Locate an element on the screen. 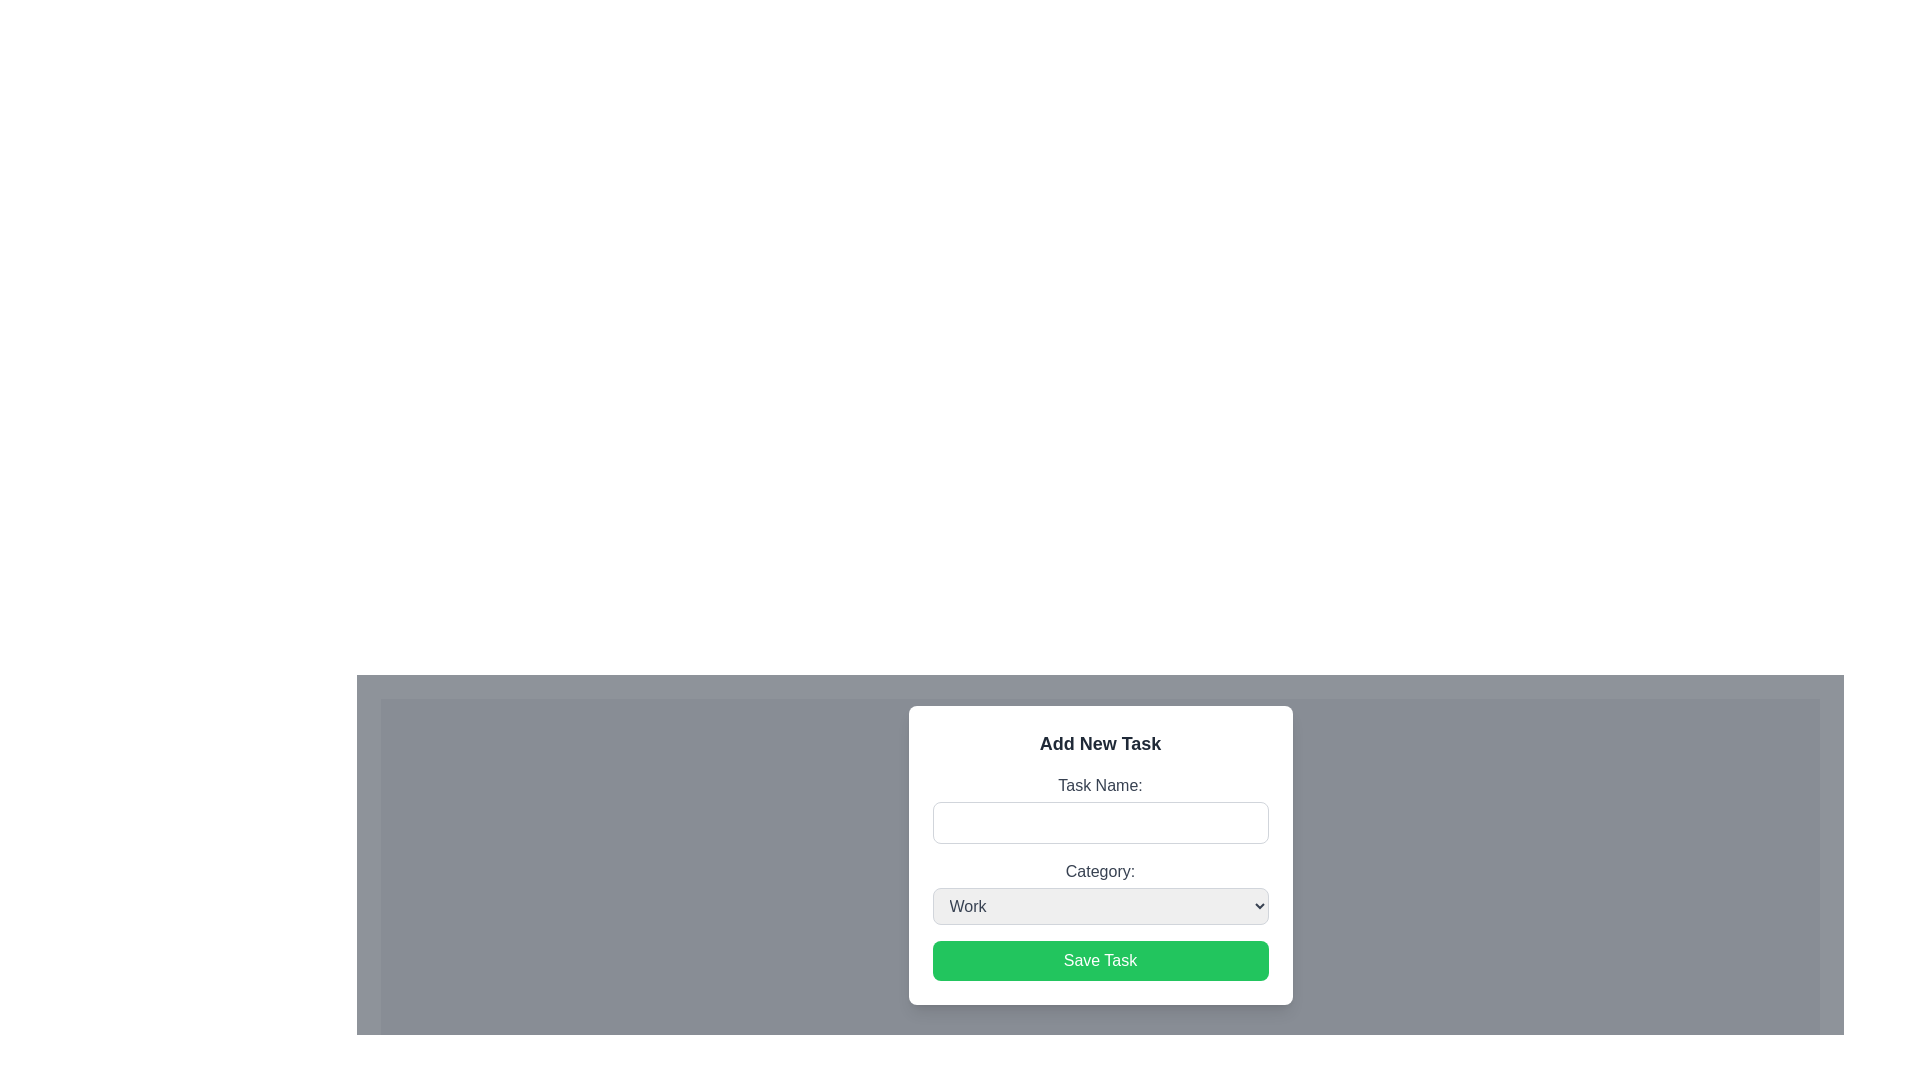 The width and height of the screenshot is (1920, 1080). the Dropdown menu for category selection located in the 'Add New Task' modal is located at coordinates (1099, 890).